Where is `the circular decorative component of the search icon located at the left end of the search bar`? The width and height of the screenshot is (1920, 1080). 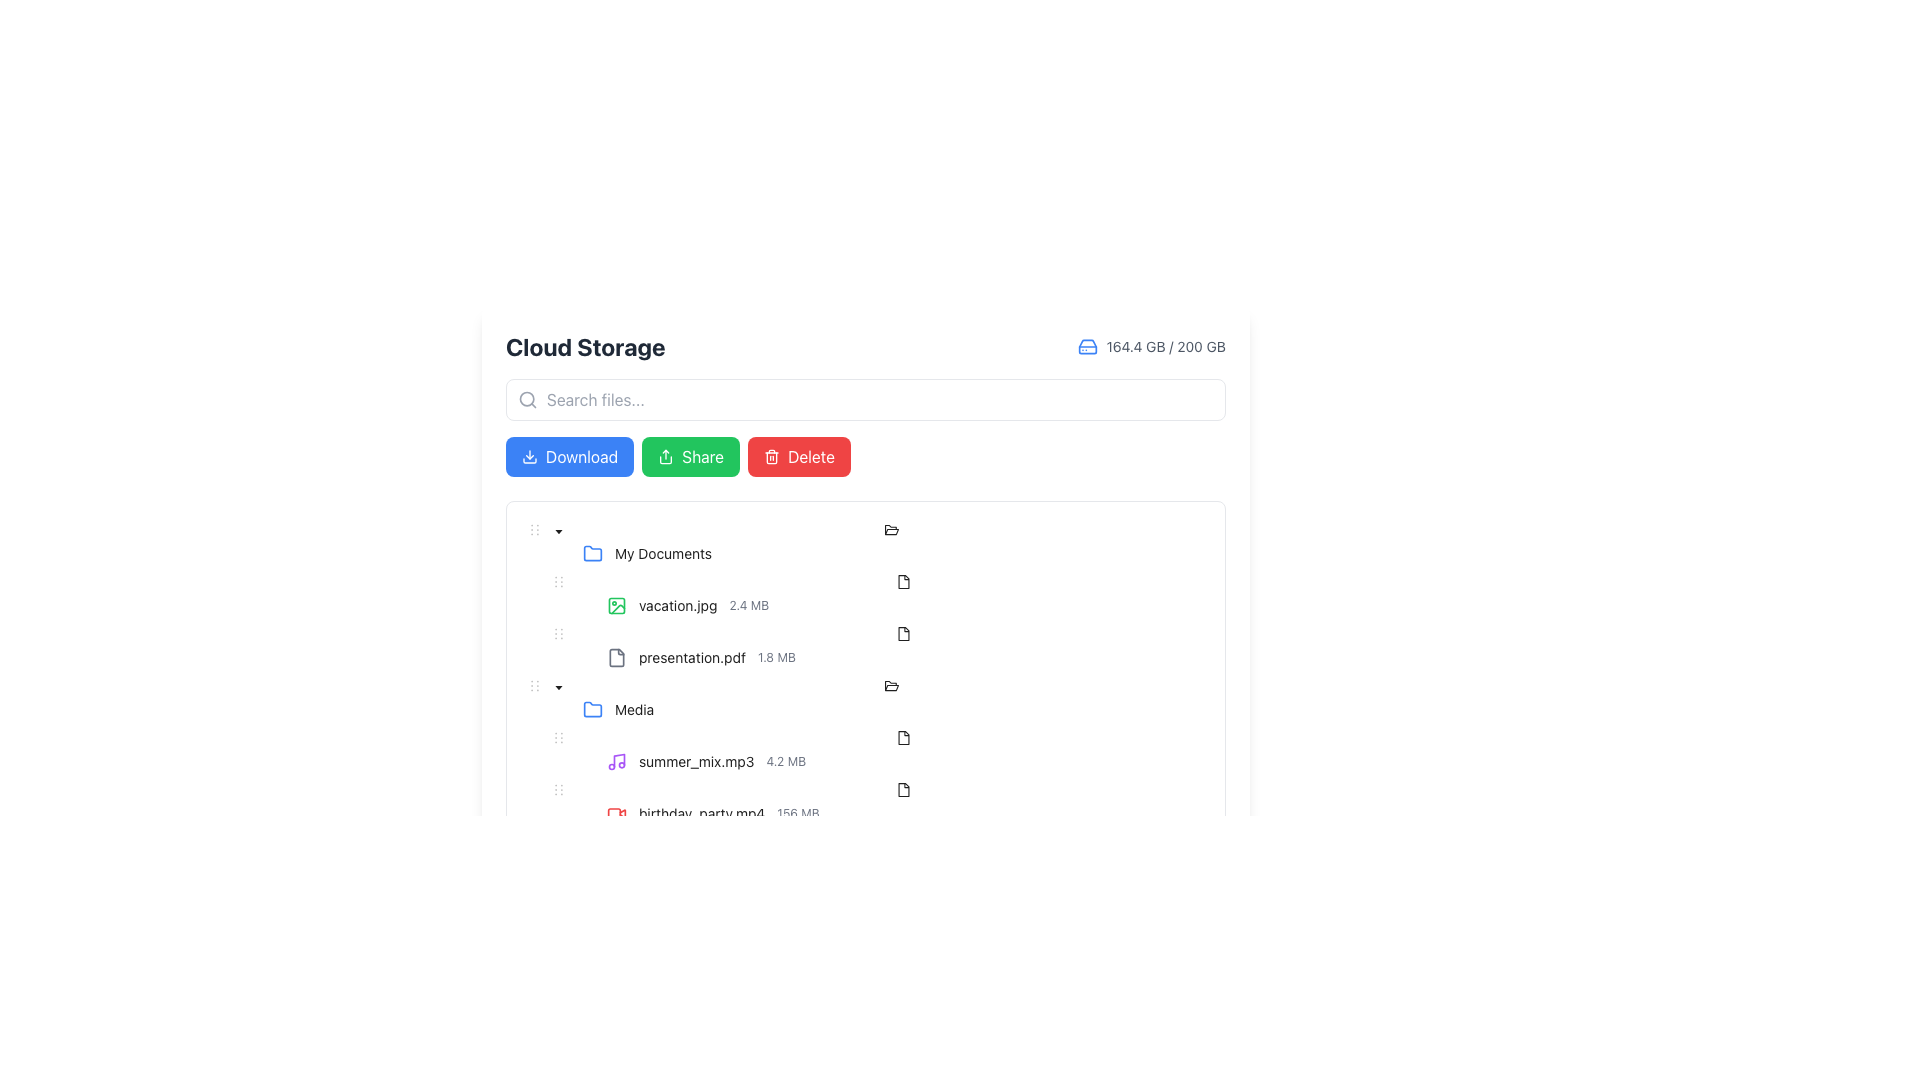 the circular decorative component of the search icon located at the left end of the search bar is located at coordinates (527, 399).